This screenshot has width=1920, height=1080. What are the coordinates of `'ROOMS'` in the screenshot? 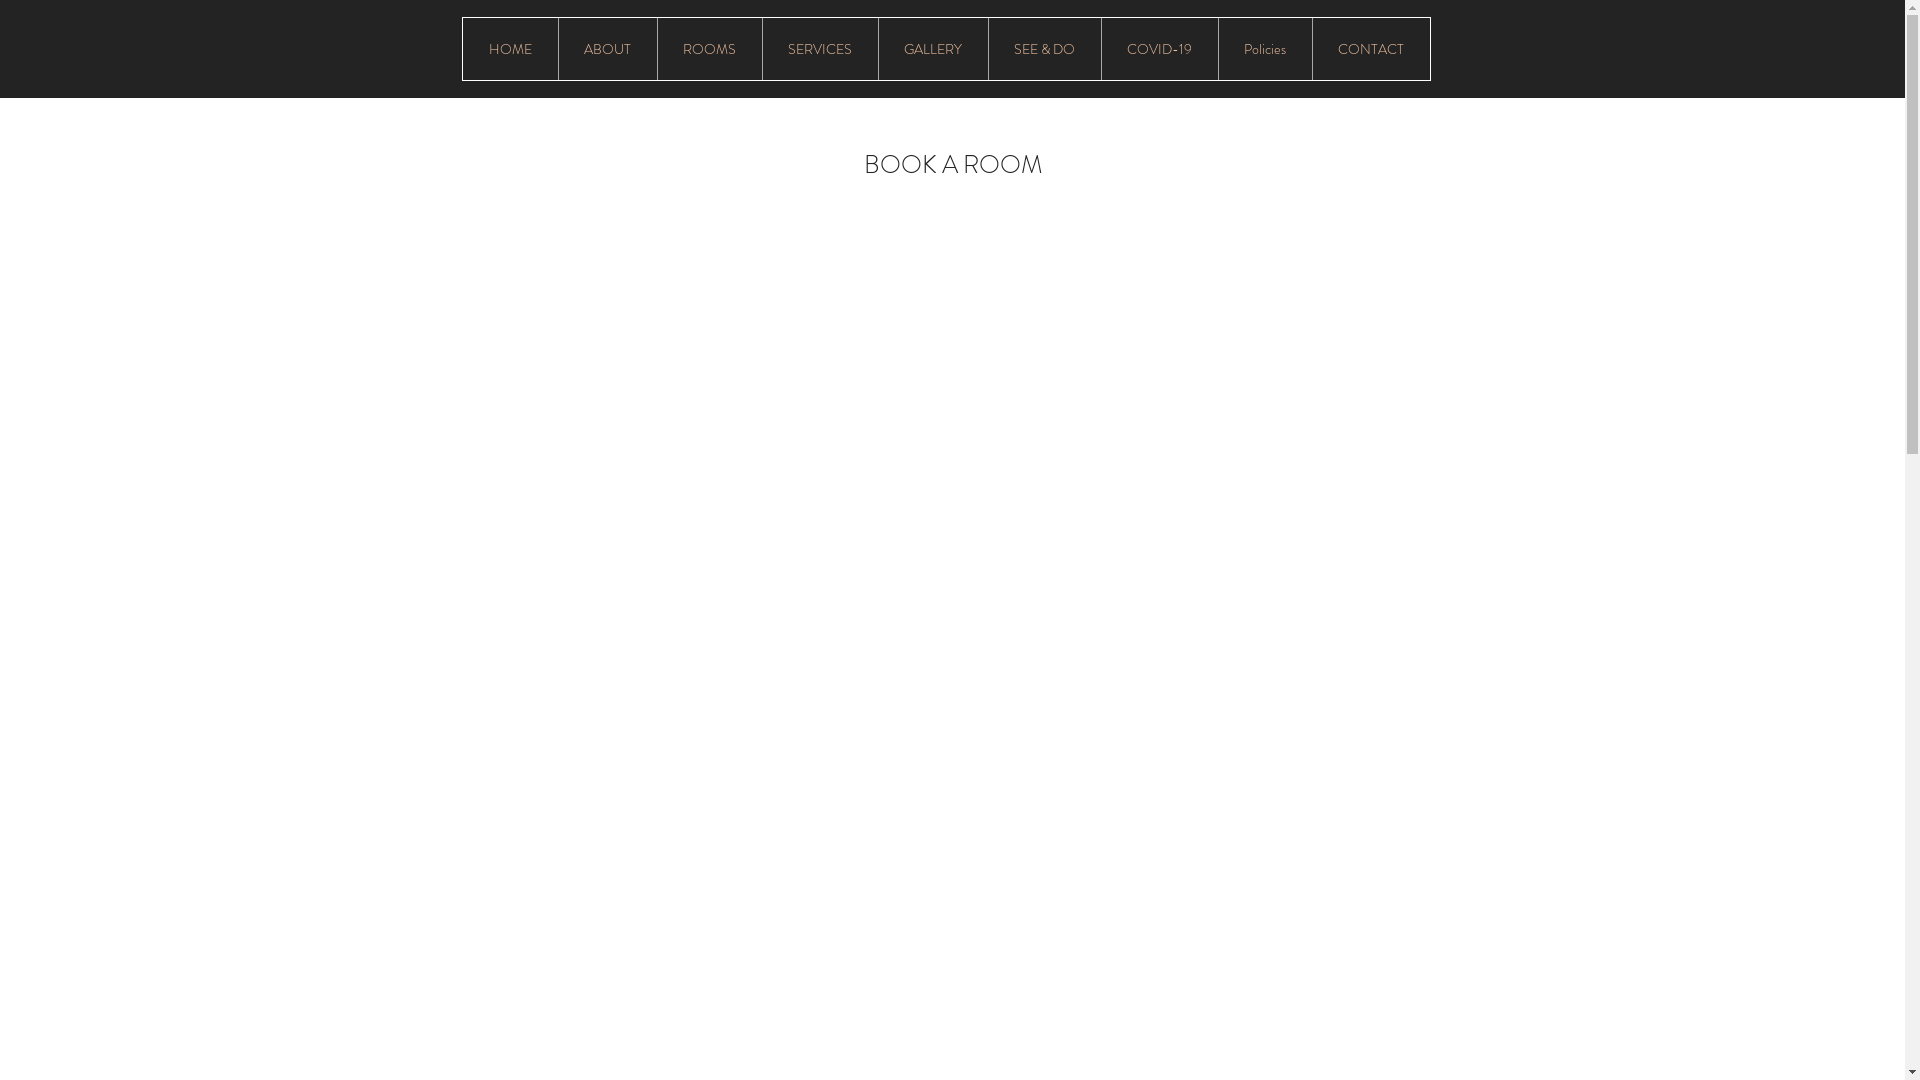 It's located at (708, 48).